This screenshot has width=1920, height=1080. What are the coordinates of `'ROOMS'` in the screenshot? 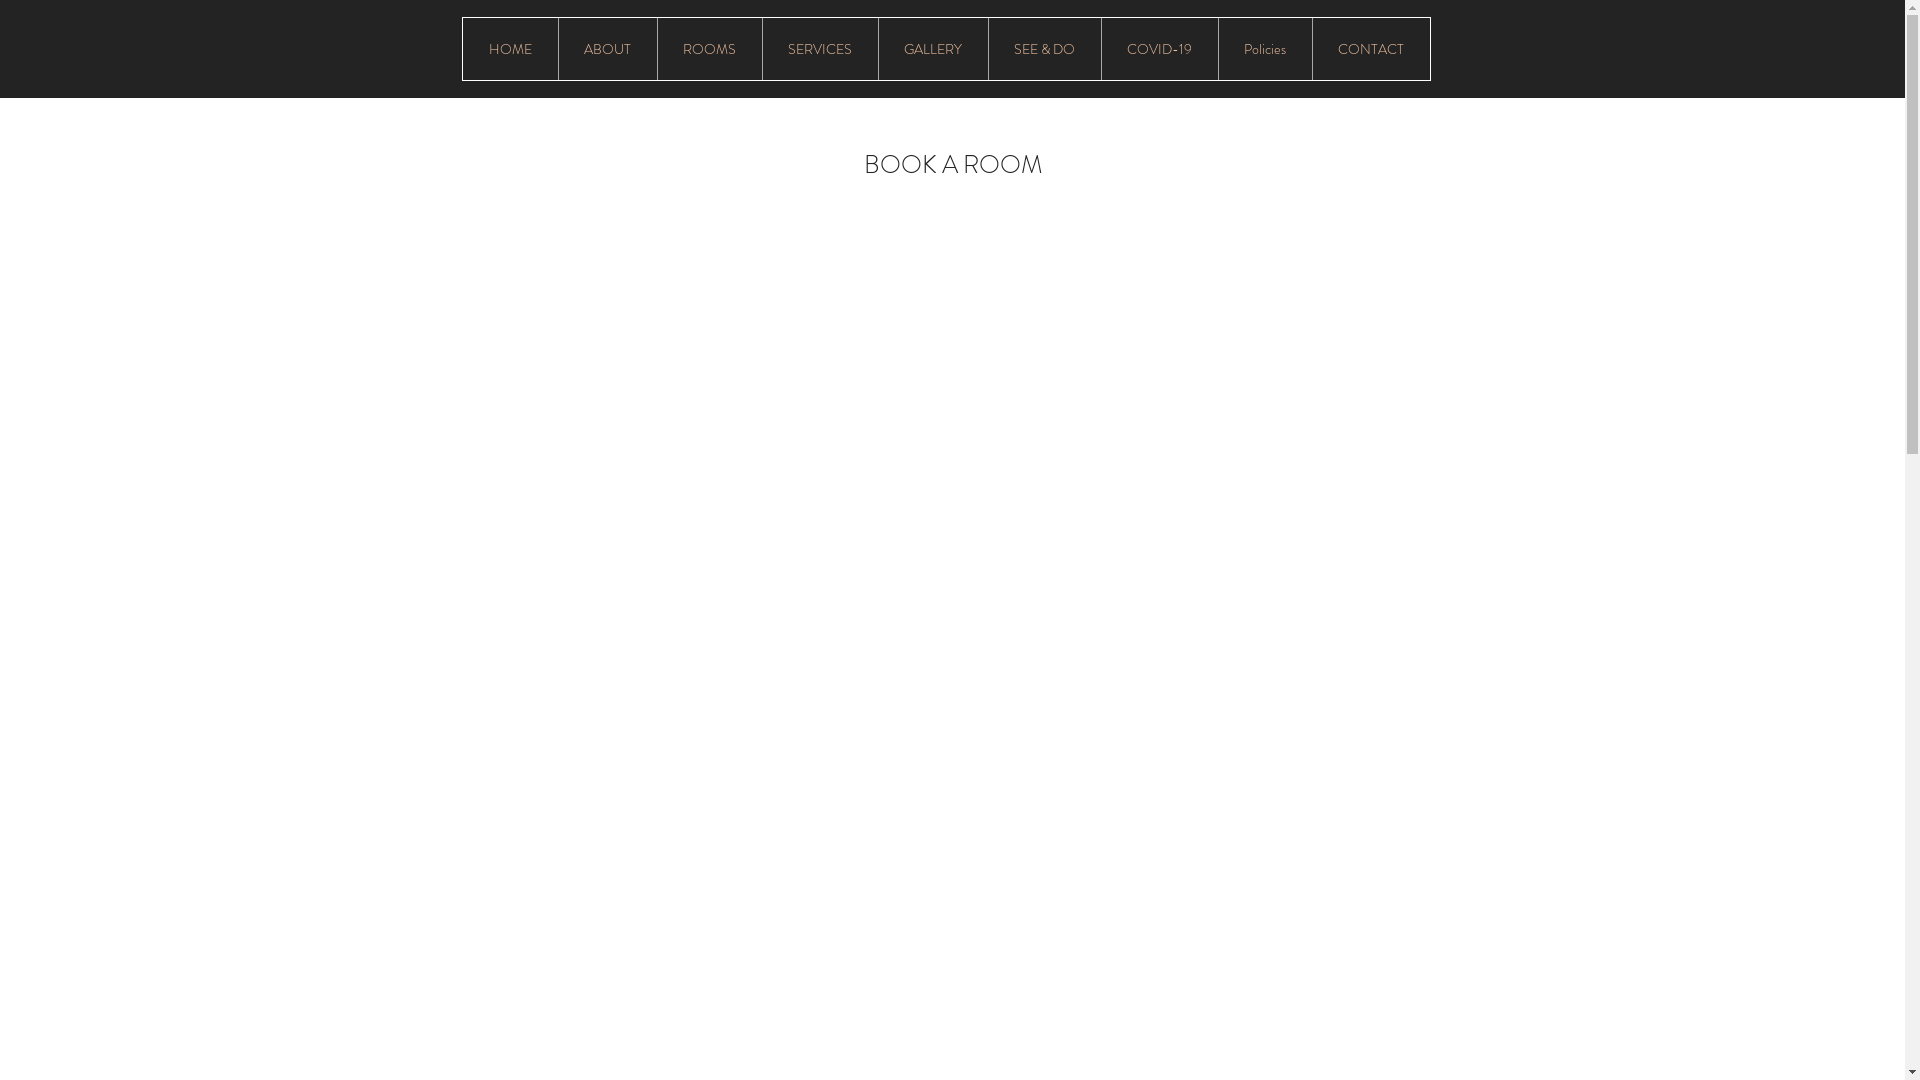 It's located at (708, 48).